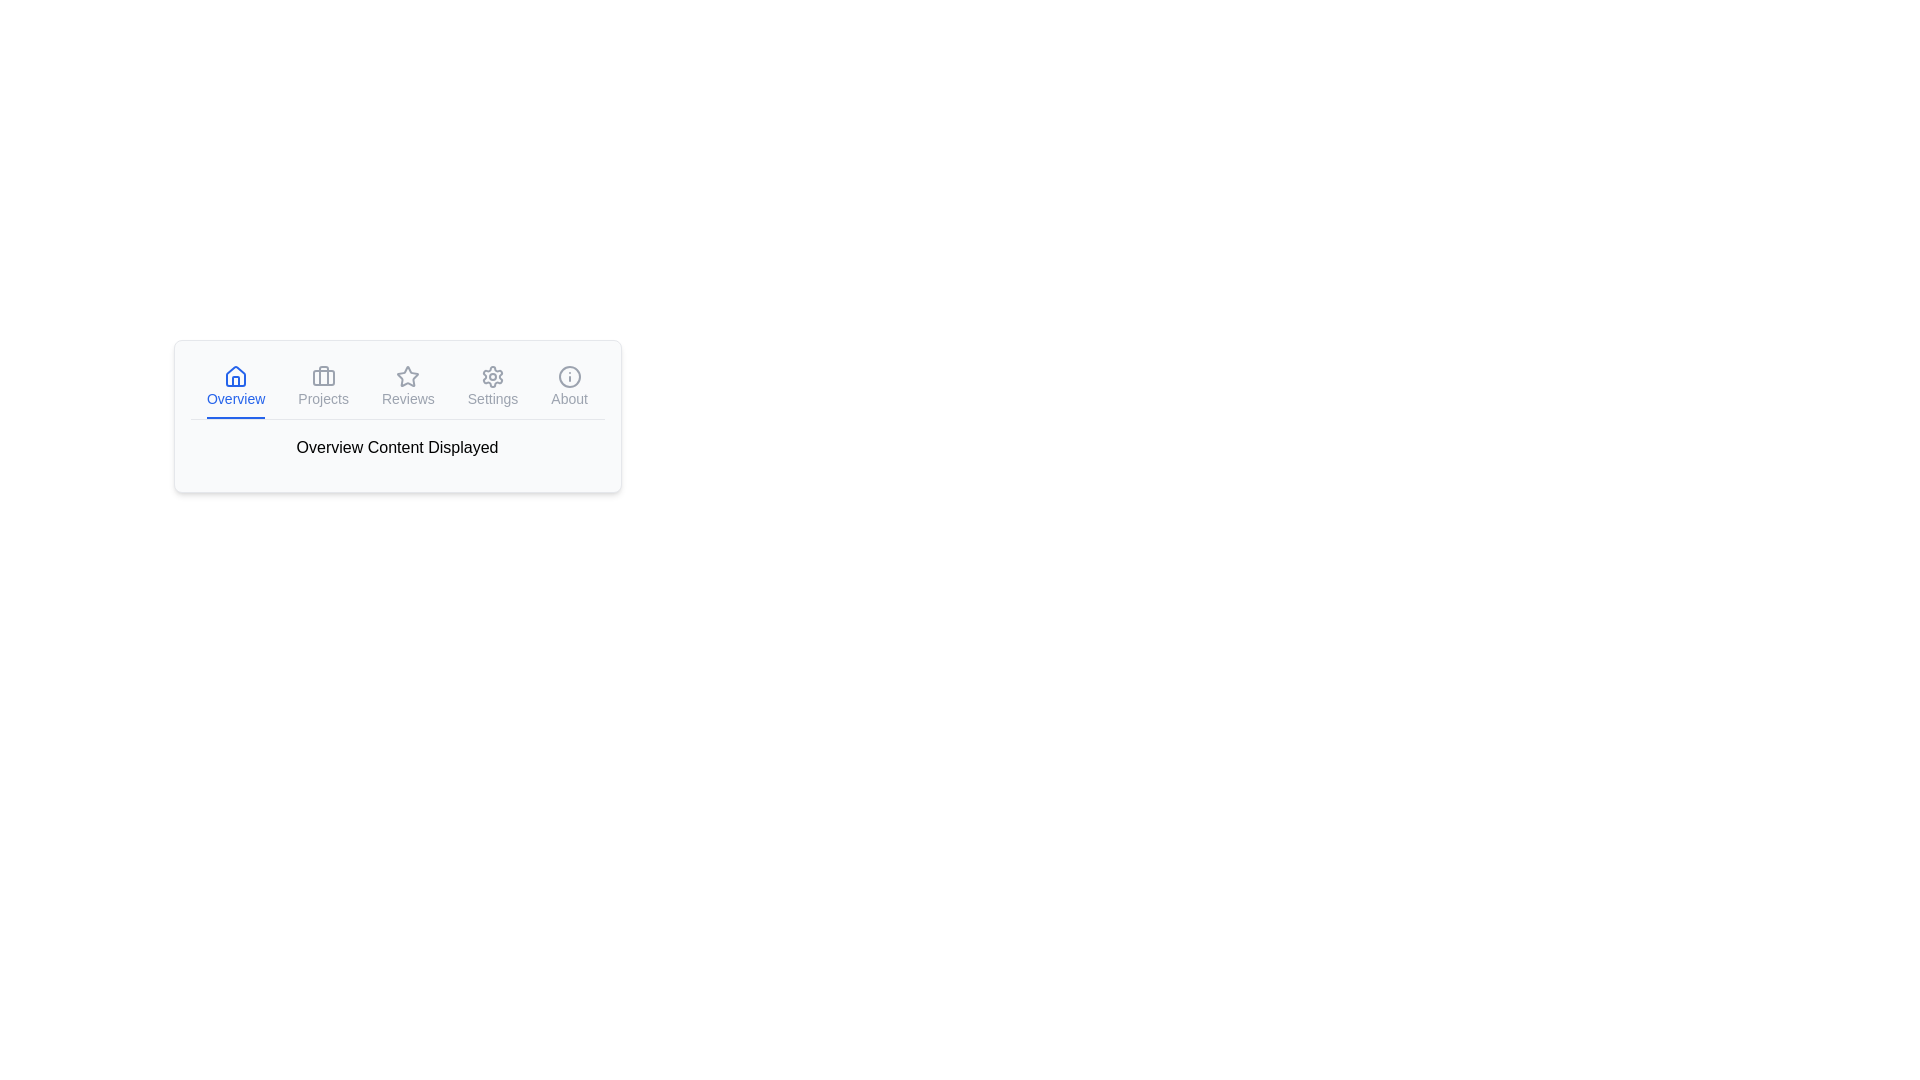 The image size is (1920, 1080). I want to click on the tab labeled About to view its content, so click(569, 388).